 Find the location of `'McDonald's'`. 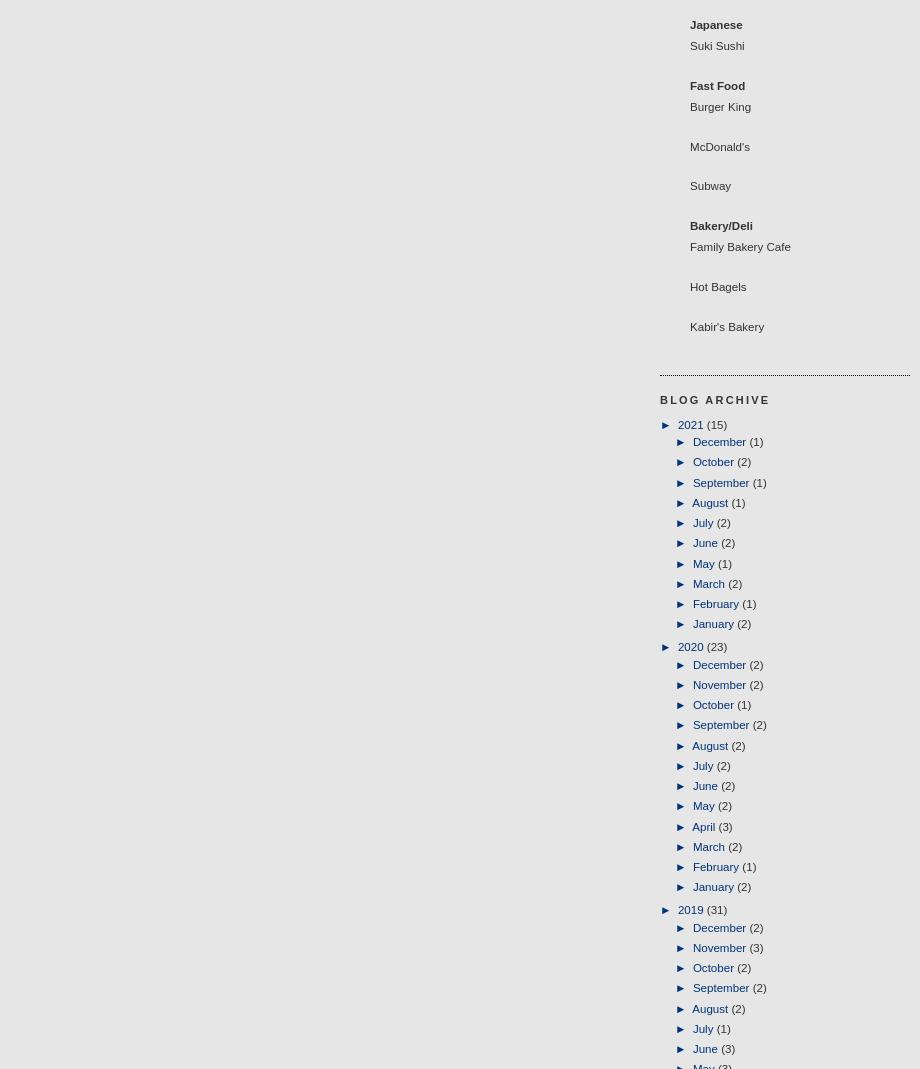

'McDonald's' is located at coordinates (719, 146).